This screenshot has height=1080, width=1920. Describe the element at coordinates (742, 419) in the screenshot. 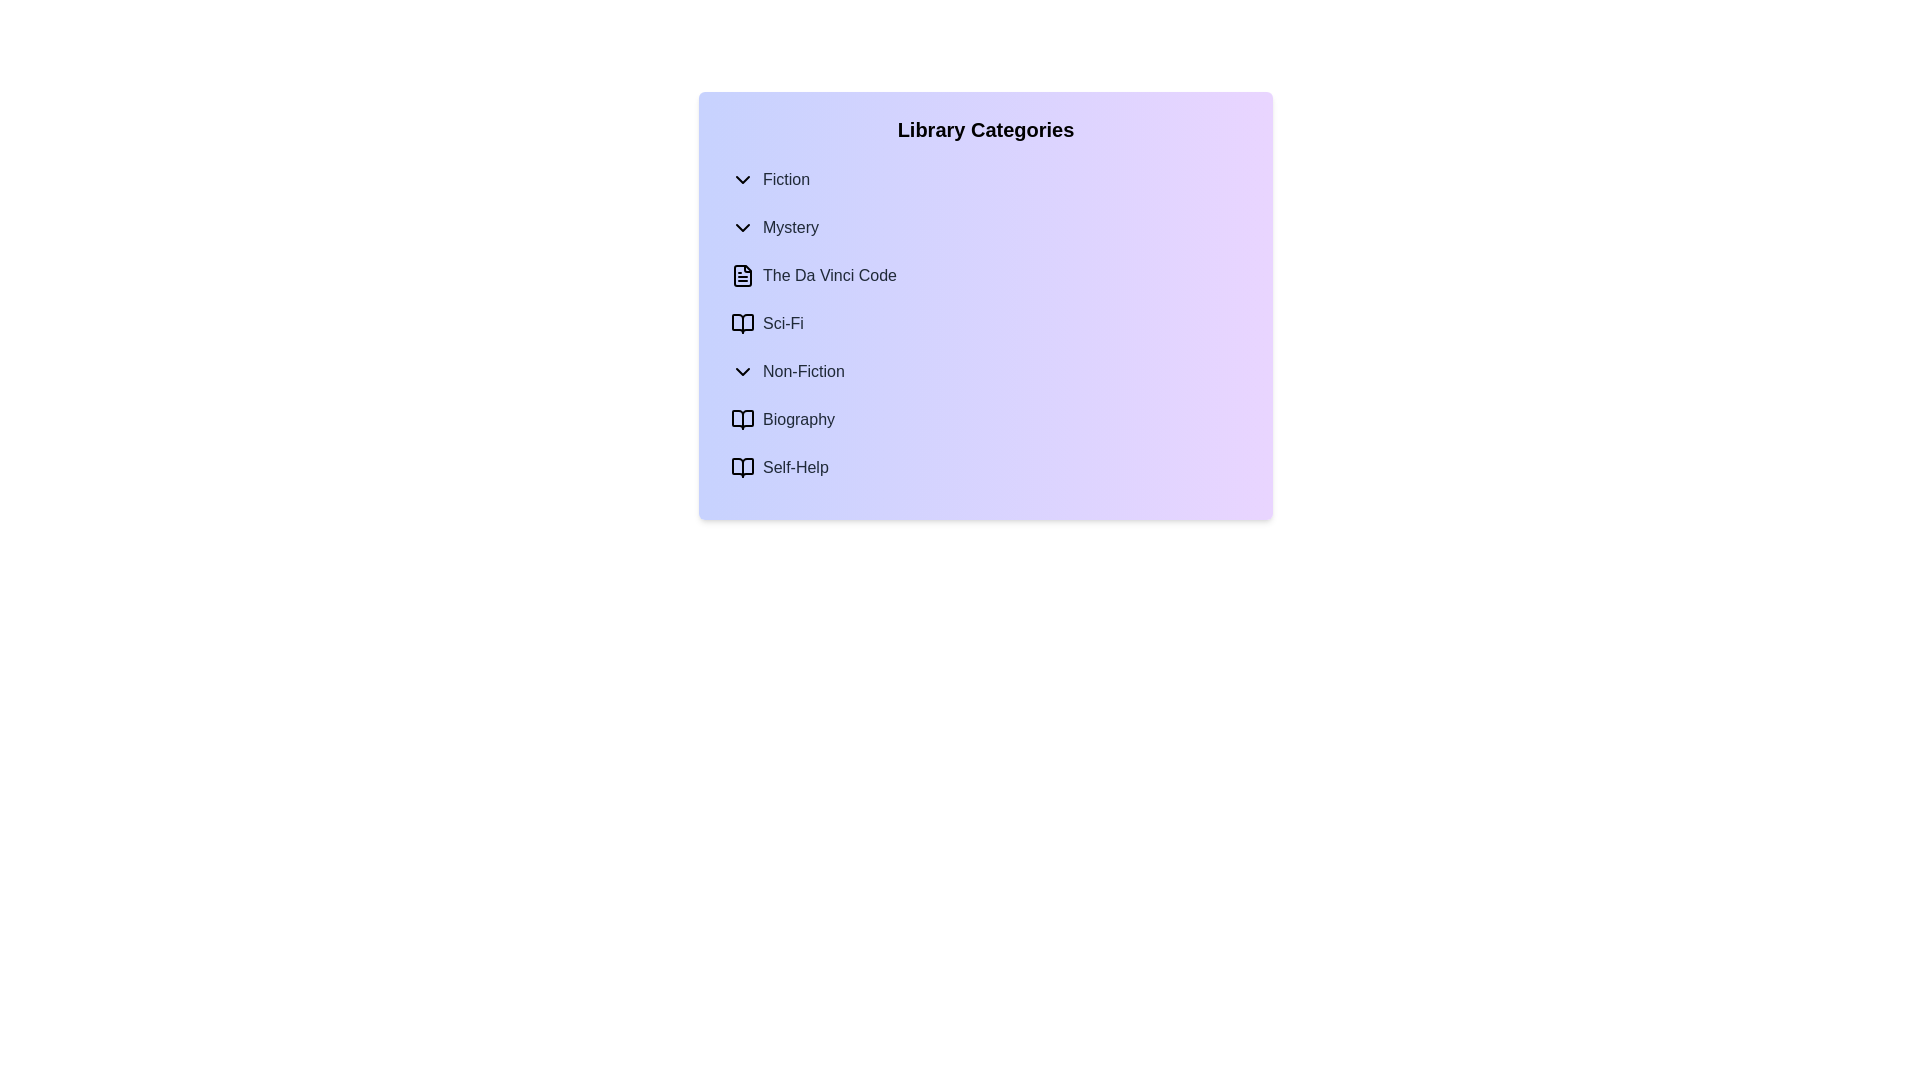

I see `the Biography icon located to the left of the label text 'Biography' within the Library Categories section of the Non-Fiction category` at that location.